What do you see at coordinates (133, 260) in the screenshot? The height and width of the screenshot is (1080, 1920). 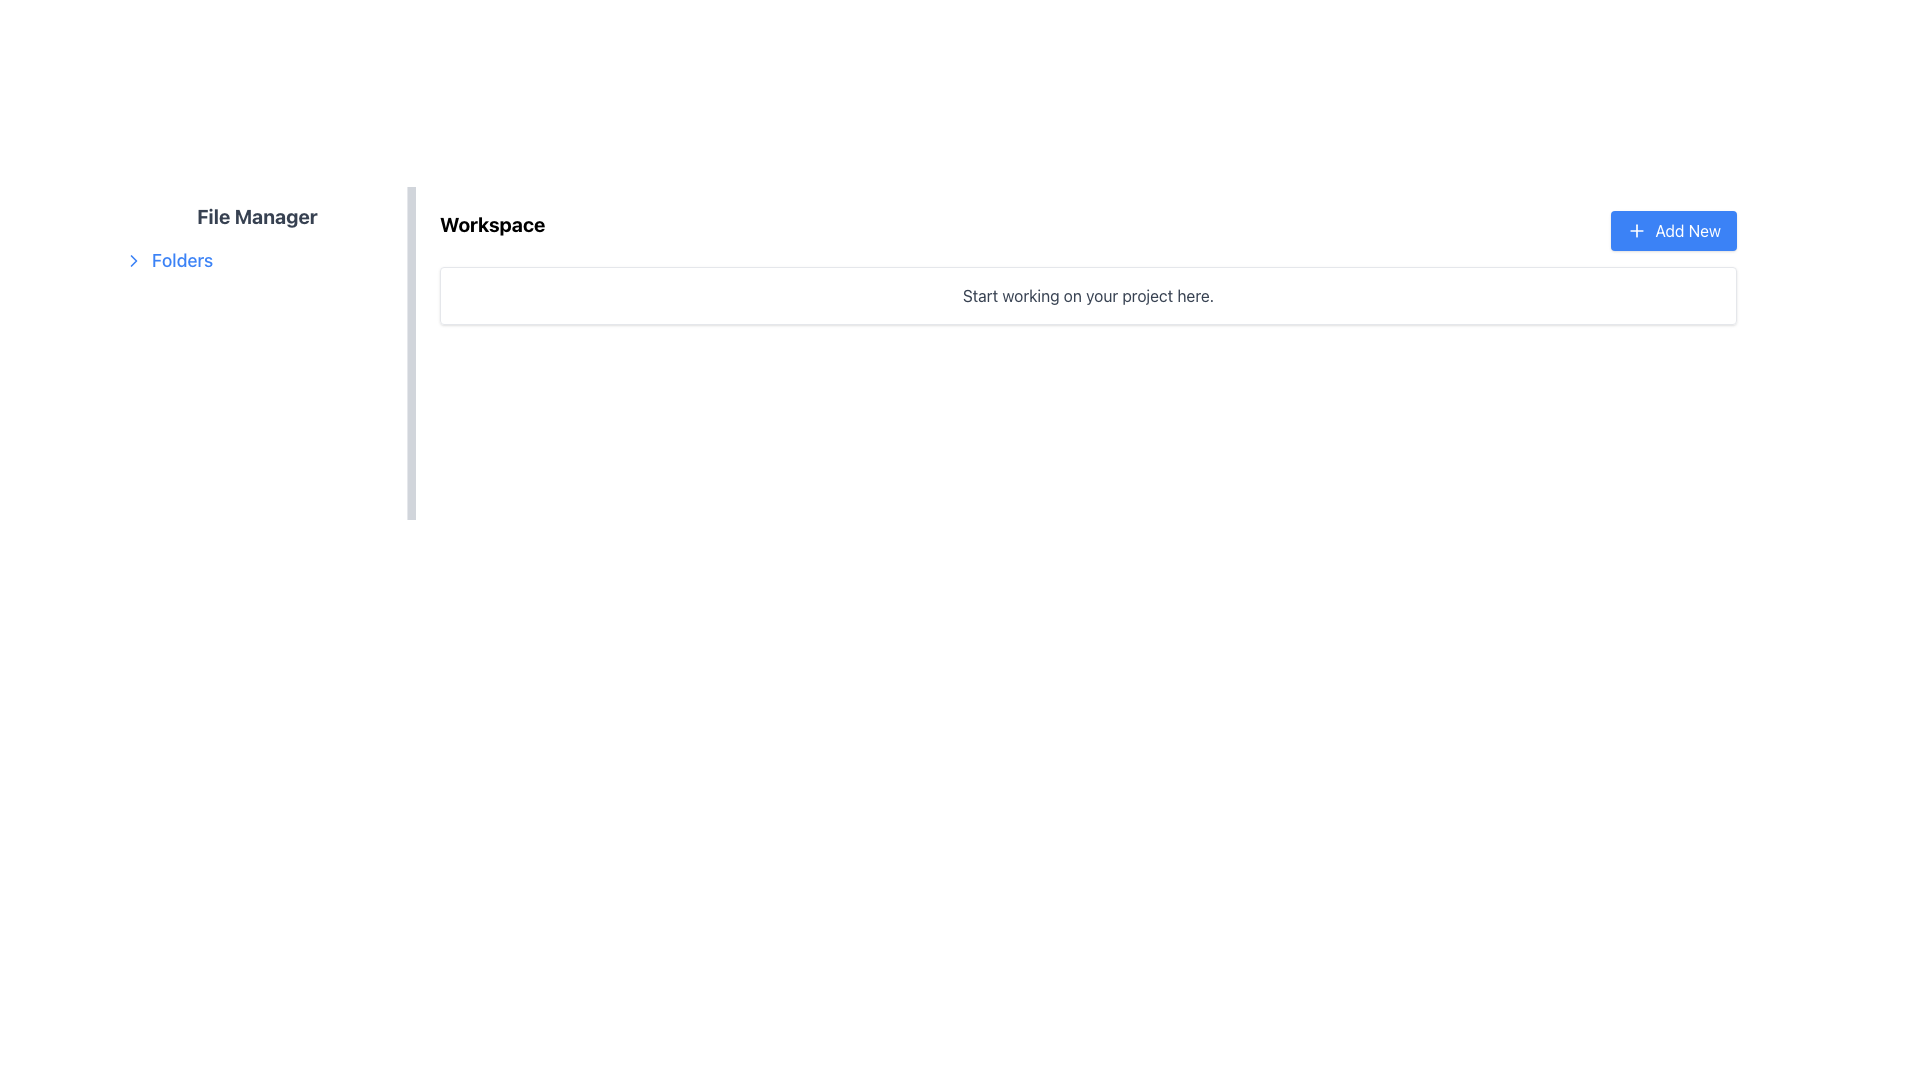 I see `the right-facing chevron icon, a minimalistic outlined triangular shape pointing to the right, located under the 'File Manager' label and to the left of the 'Folders' text label` at bounding box center [133, 260].